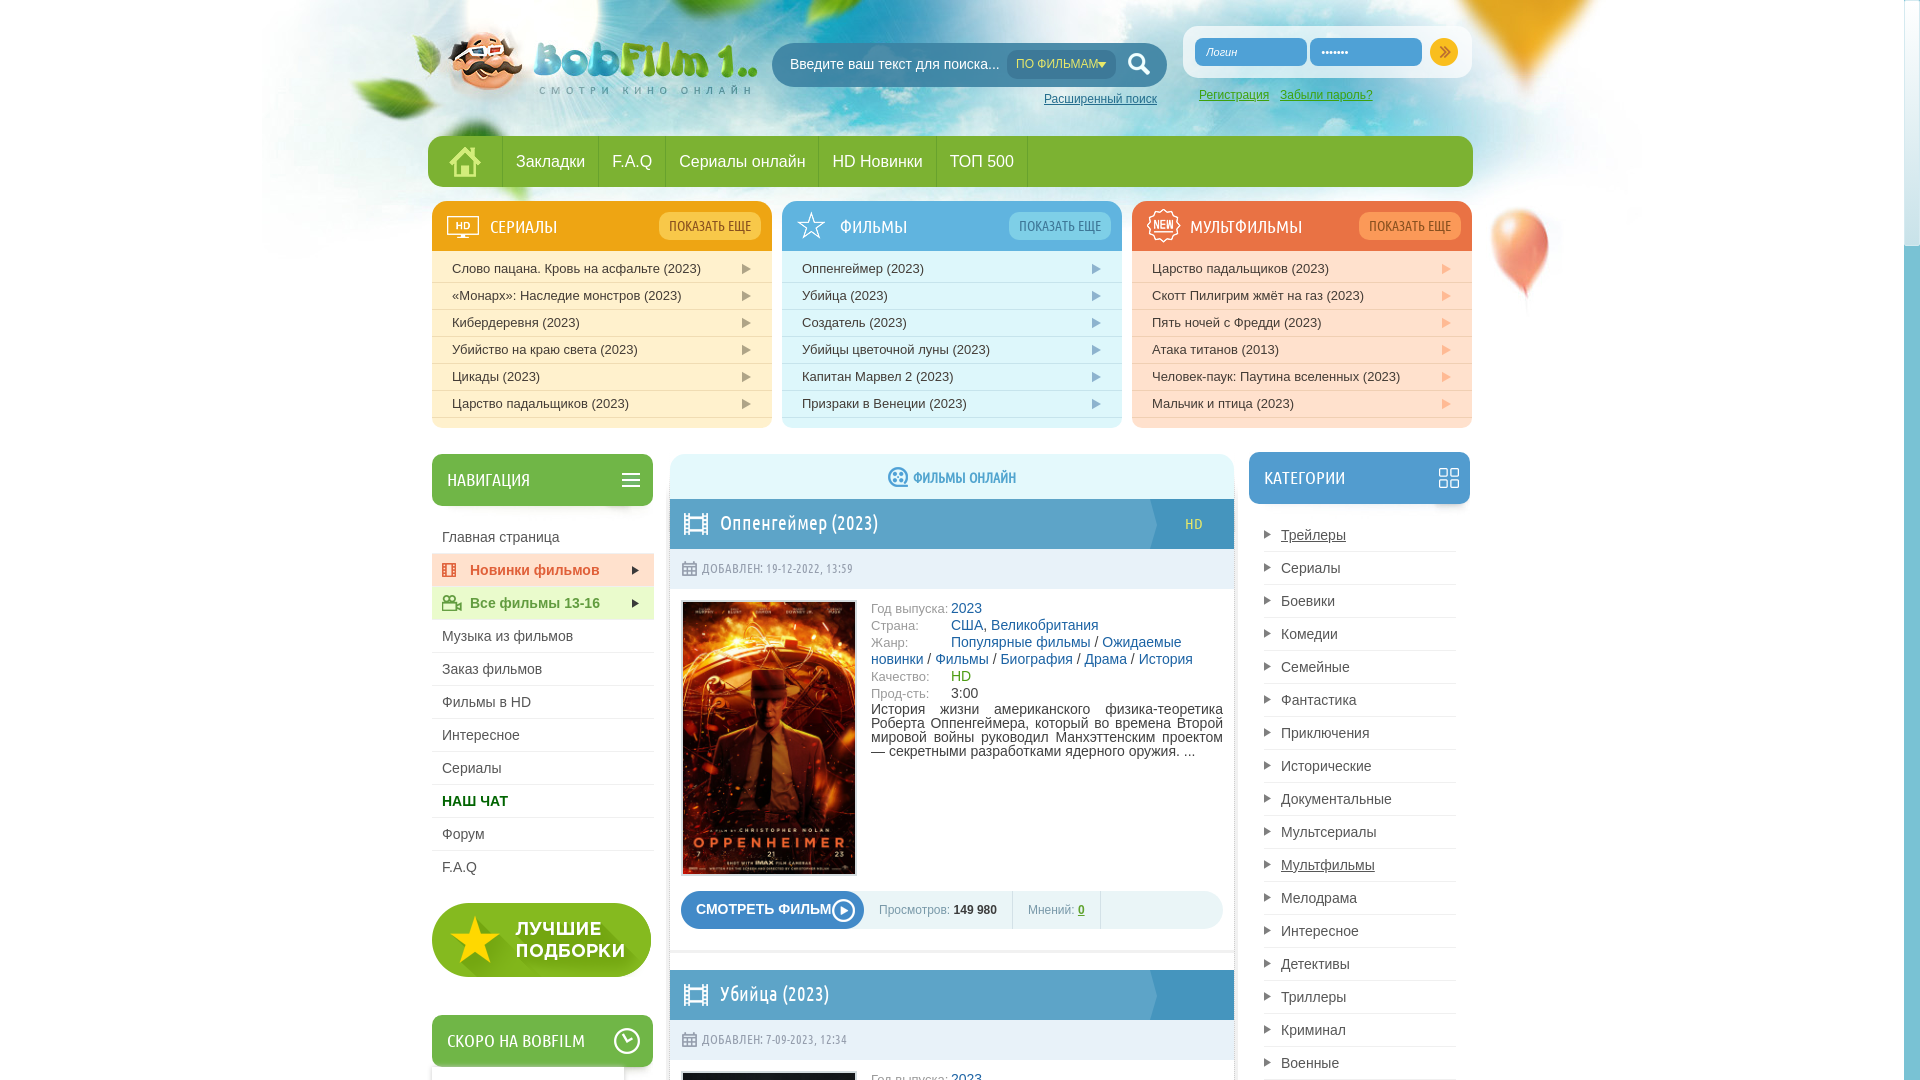 Image resolution: width=1920 pixels, height=1080 pixels. What do you see at coordinates (431, 866) in the screenshot?
I see `'F.A.Q'` at bounding box center [431, 866].